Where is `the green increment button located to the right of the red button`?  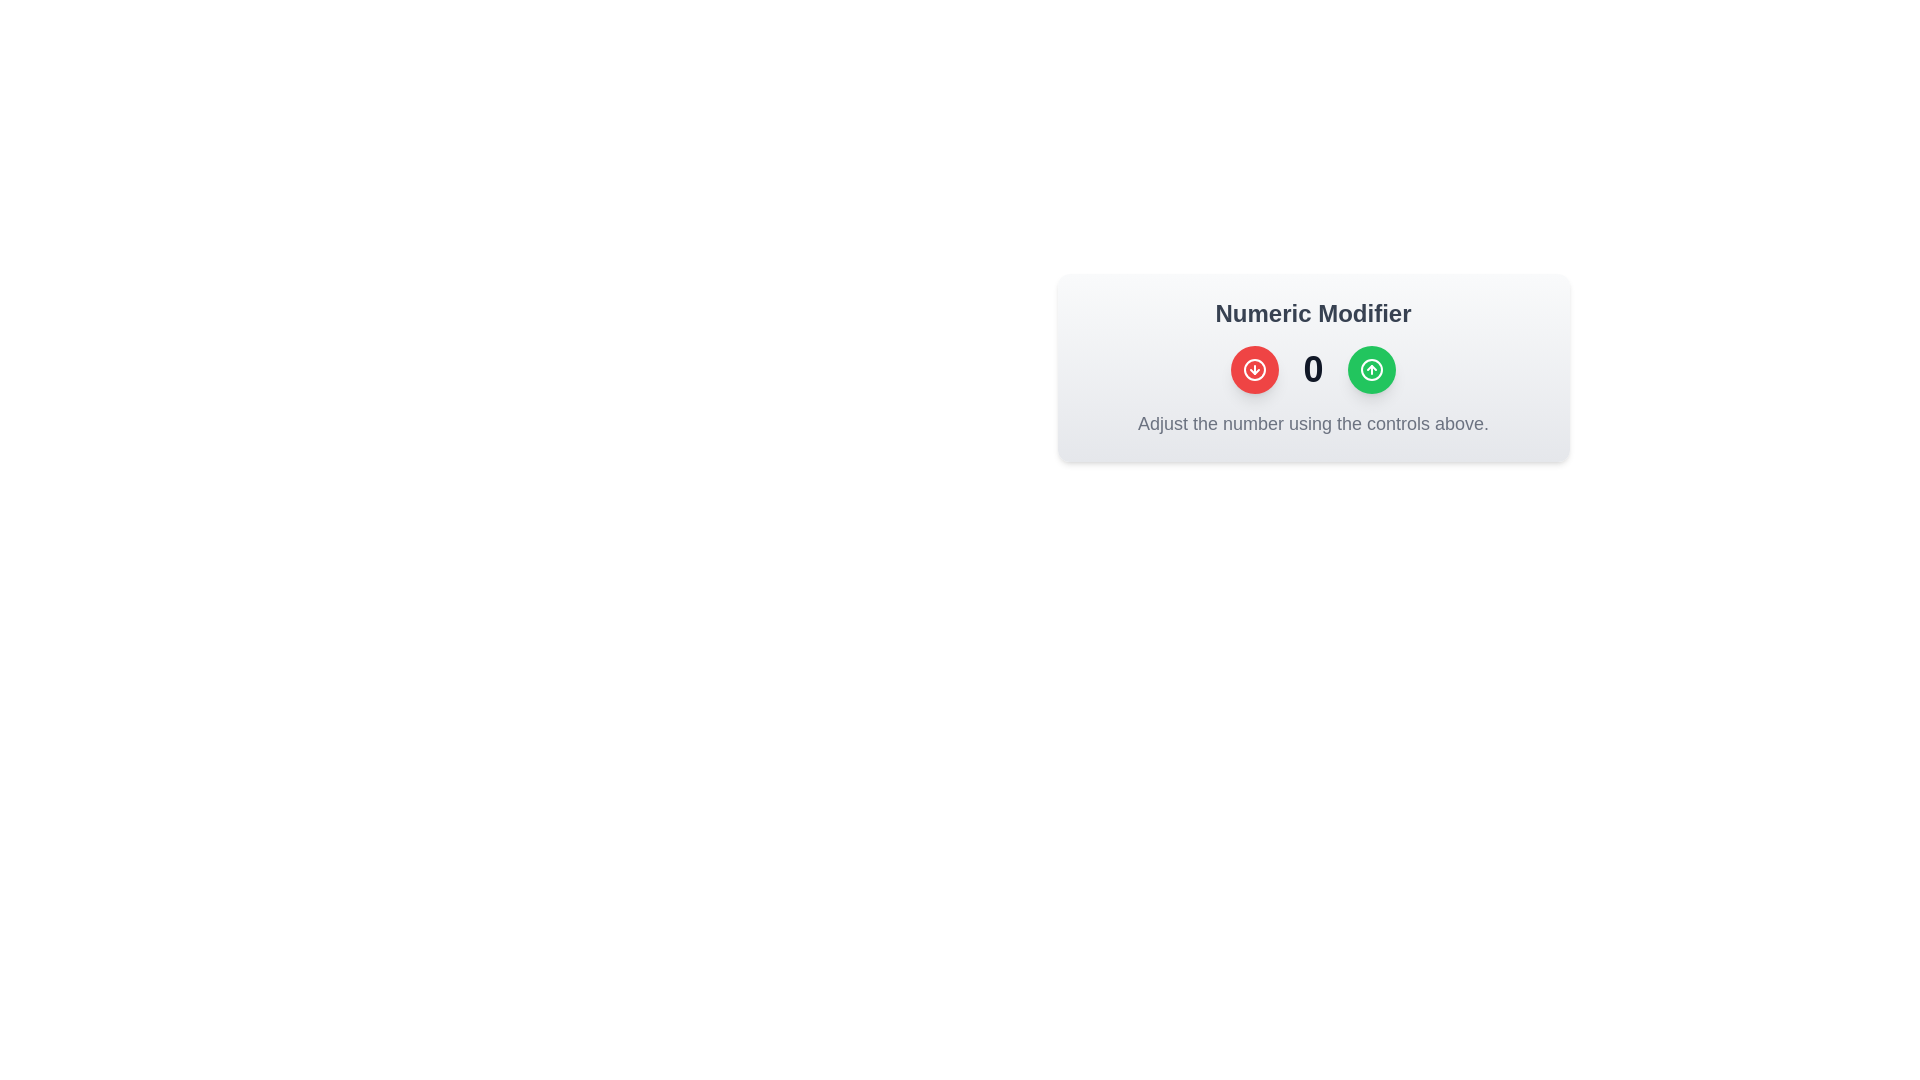 the green increment button located to the right of the red button is located at coordinates (1370, 370).